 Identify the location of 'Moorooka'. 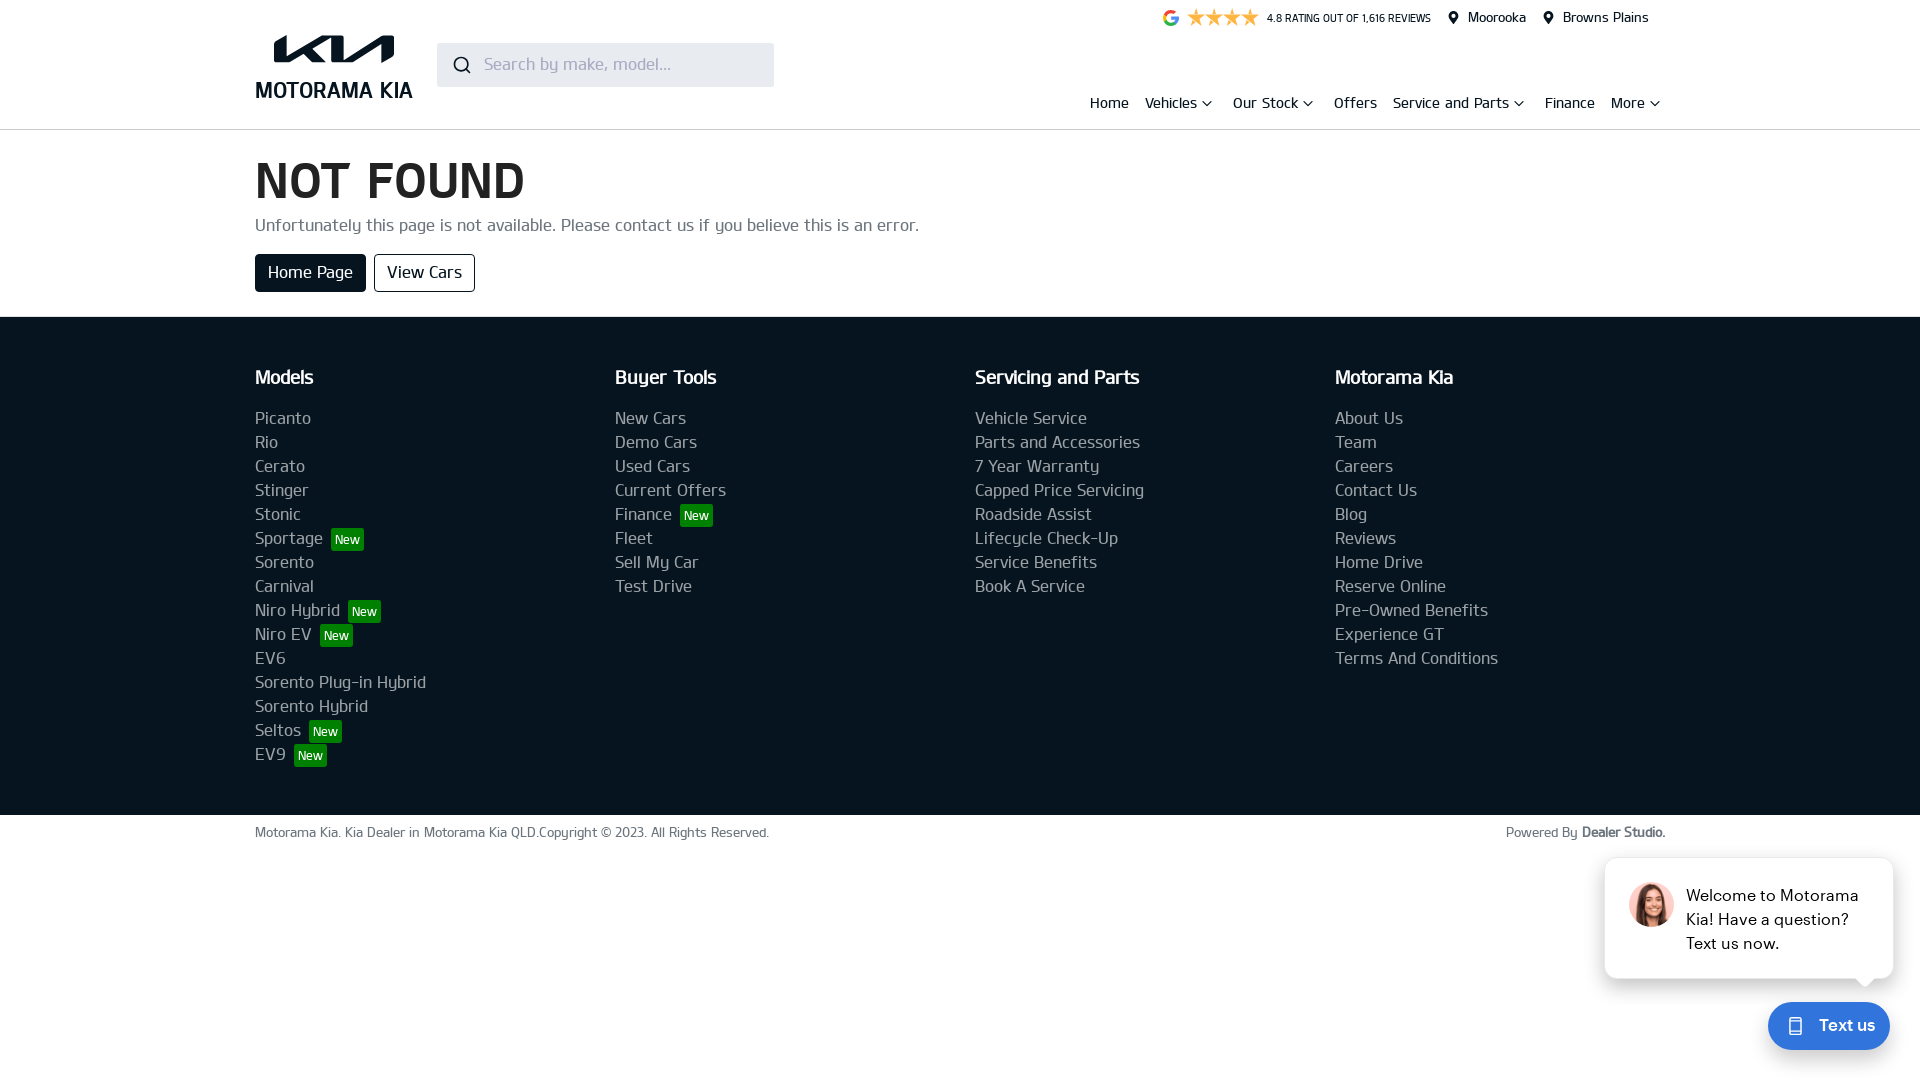
(1497, 16).